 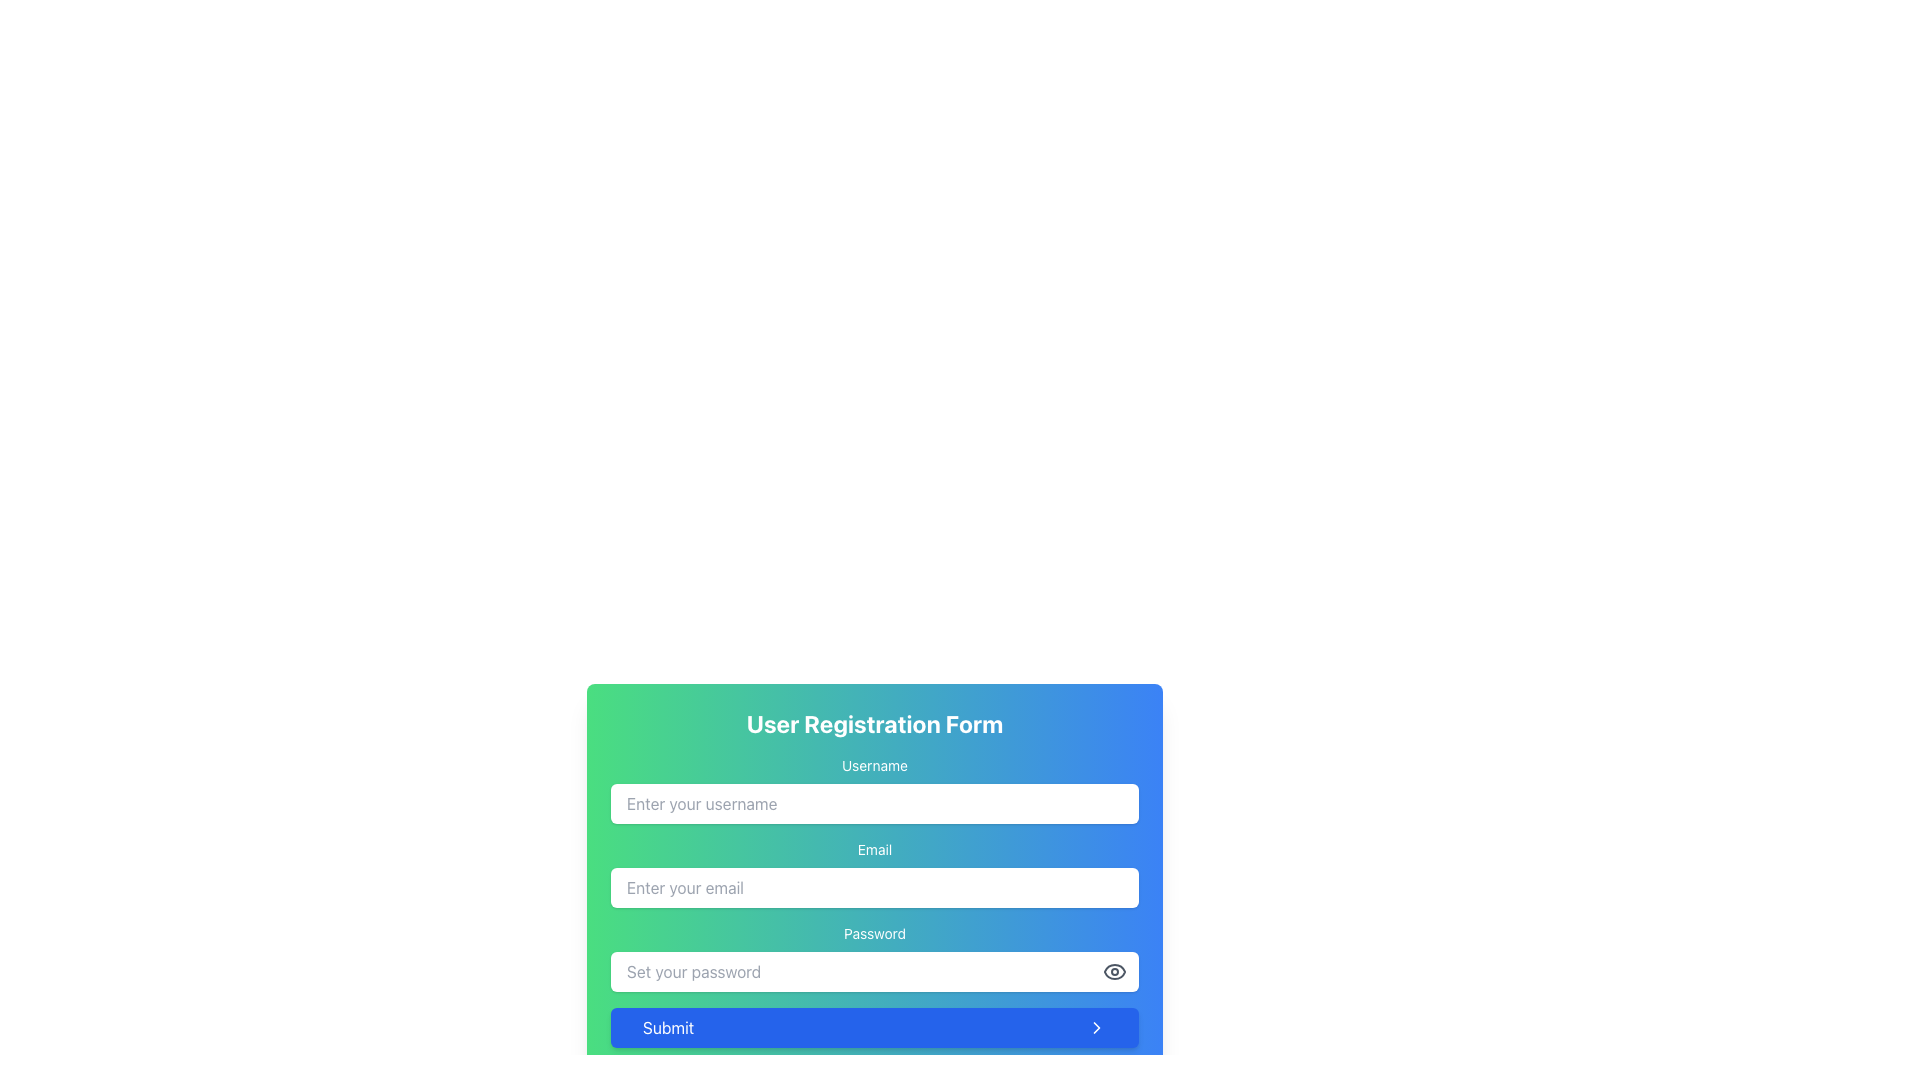 I want to click on the icon located at the far right of the 'Submit' button in the user registration form, which signifies continuation or submission of a form, so click(x=1096, y=1028).